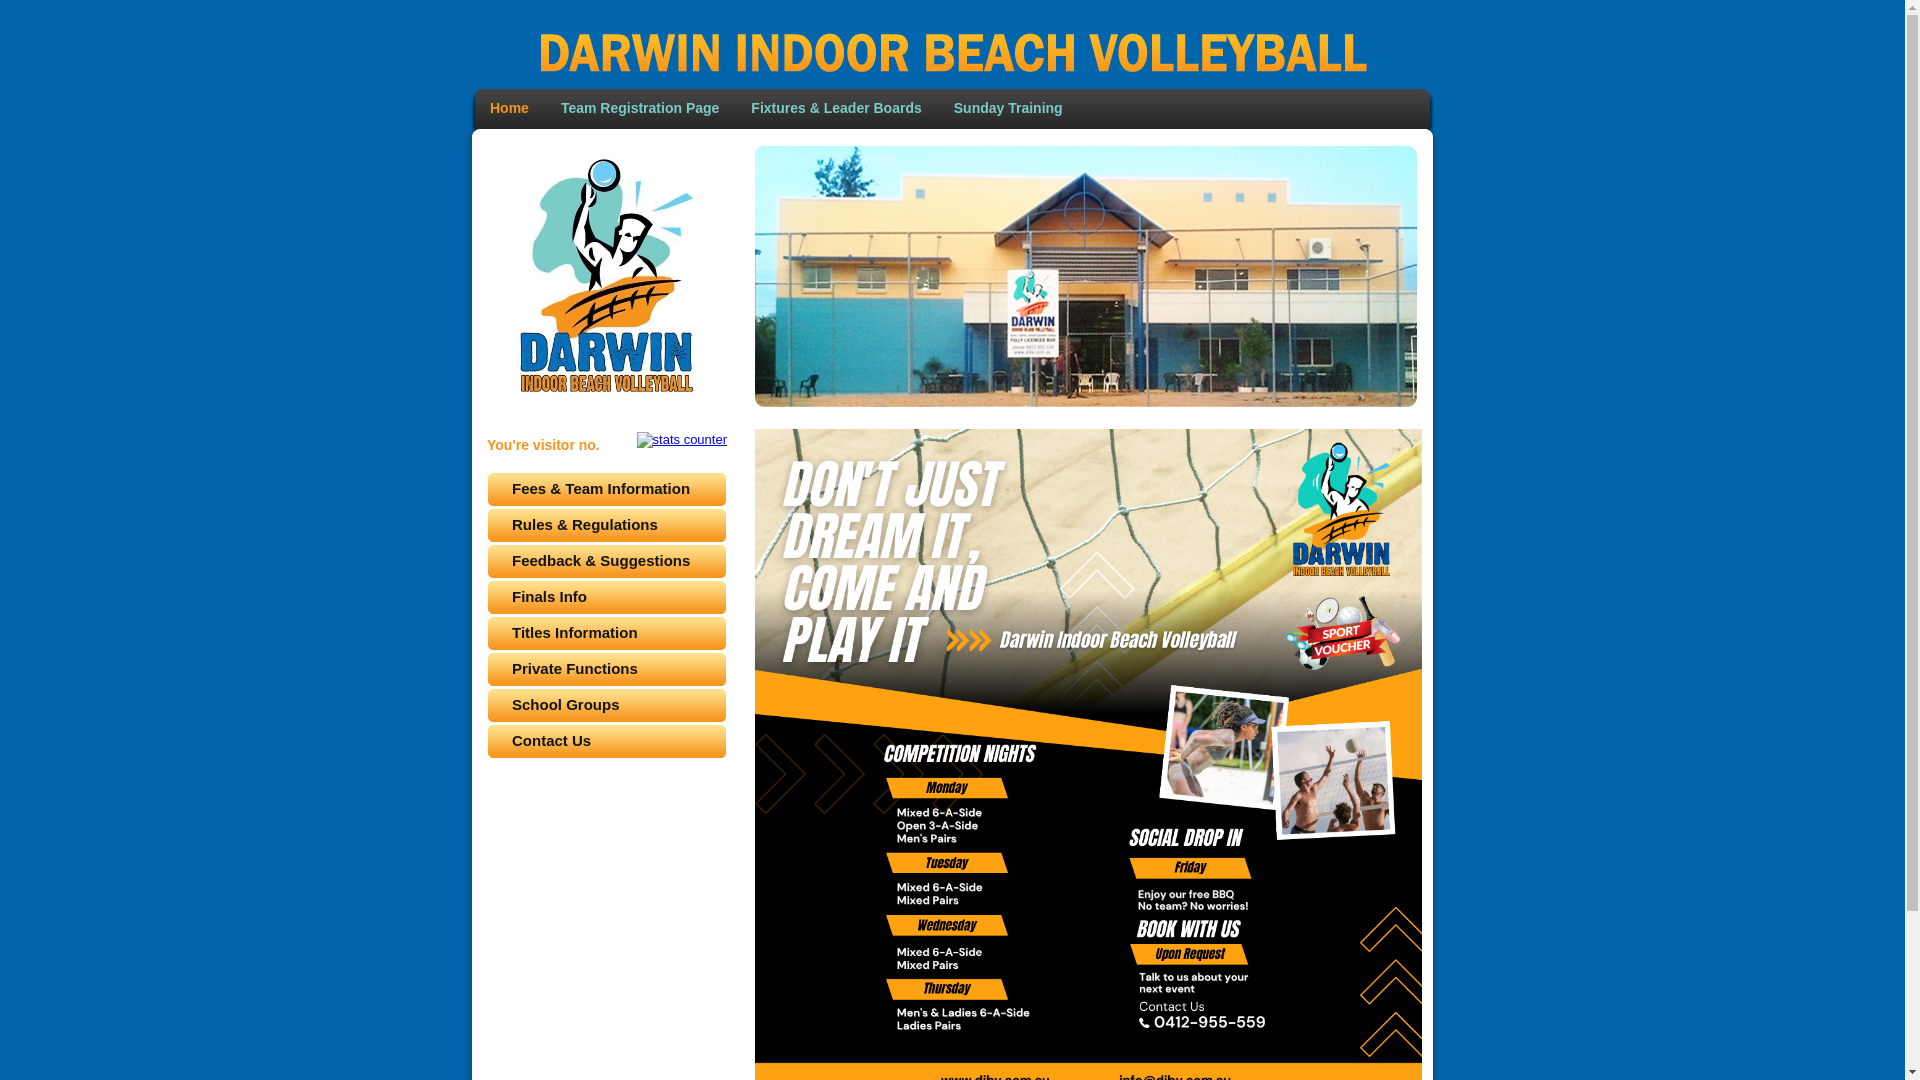 This screenshot has width=1920, height=1080. Describe the element at coordinates (835, 108) in the screenshot. I see `'Fixtures & Leader Boards'` at that location.